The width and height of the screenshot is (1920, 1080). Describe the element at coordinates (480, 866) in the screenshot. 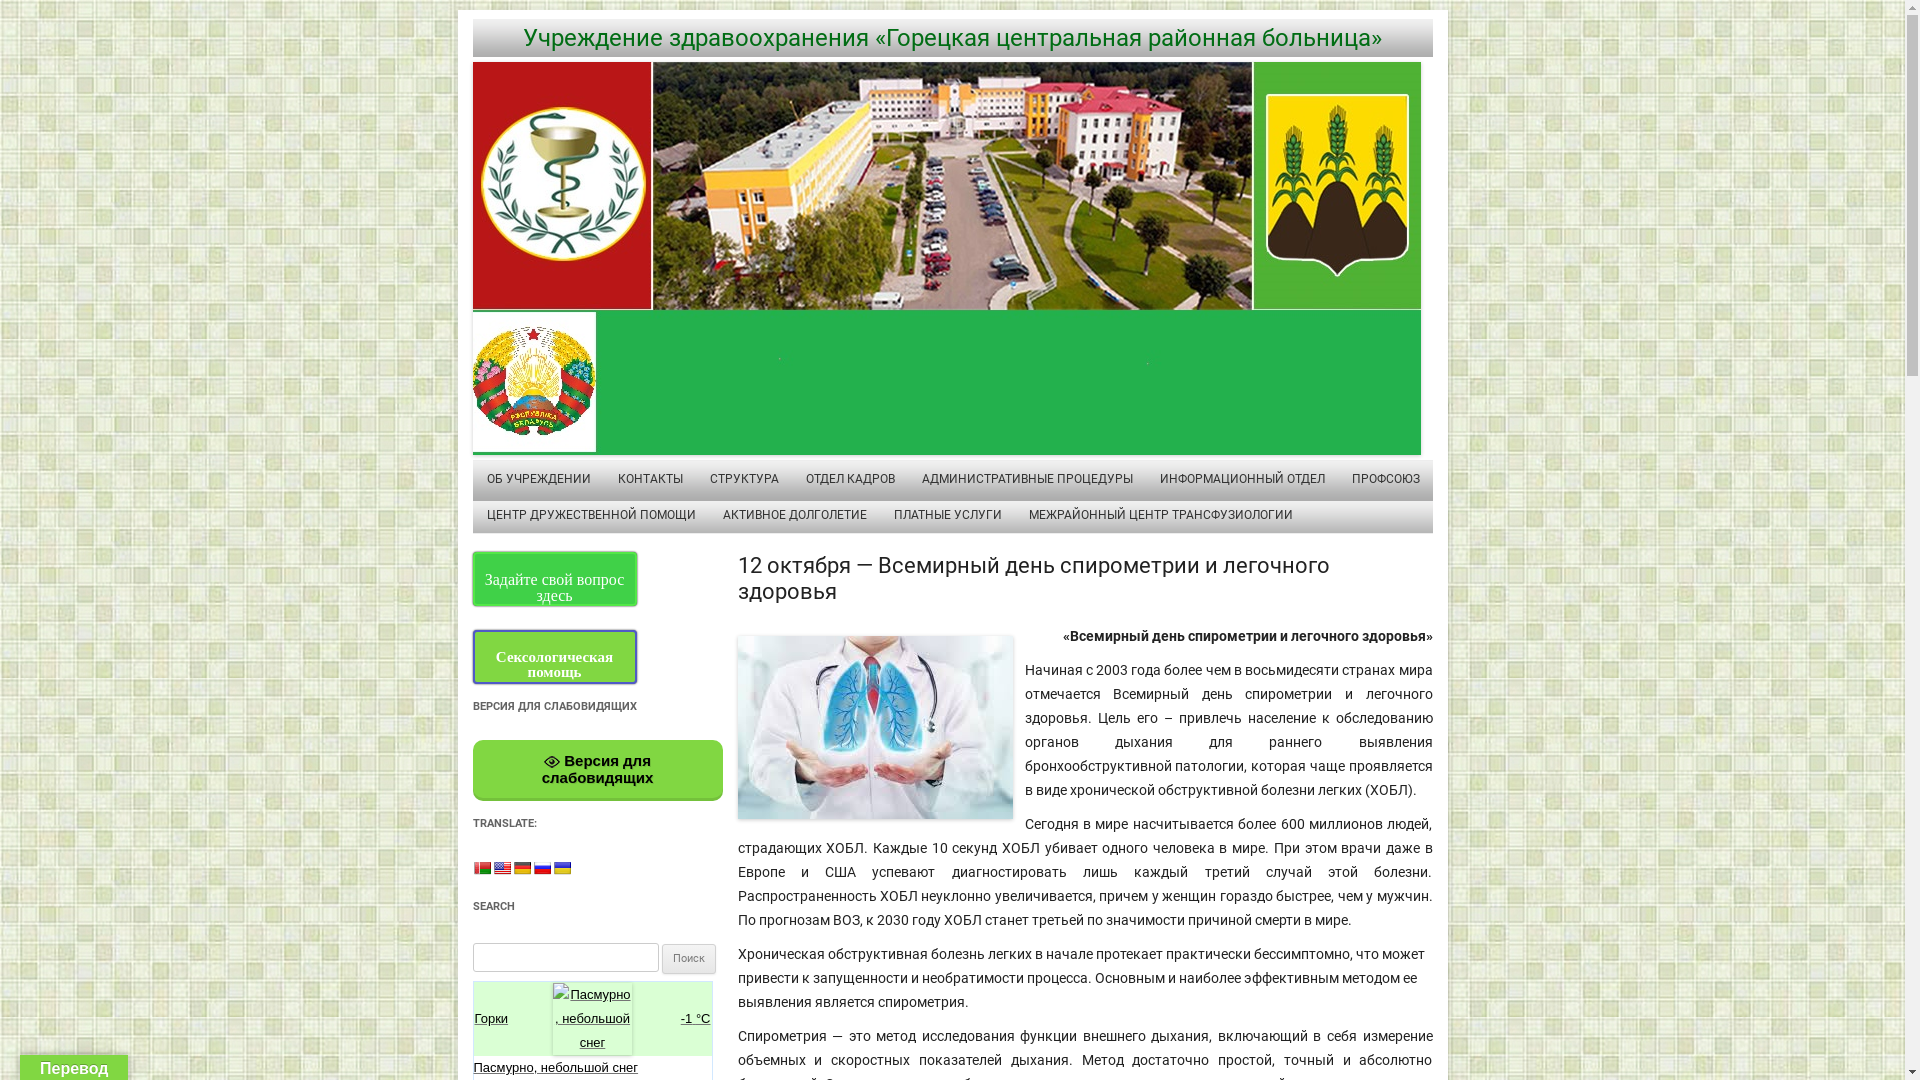

I see `'Belarusian'` at that location.